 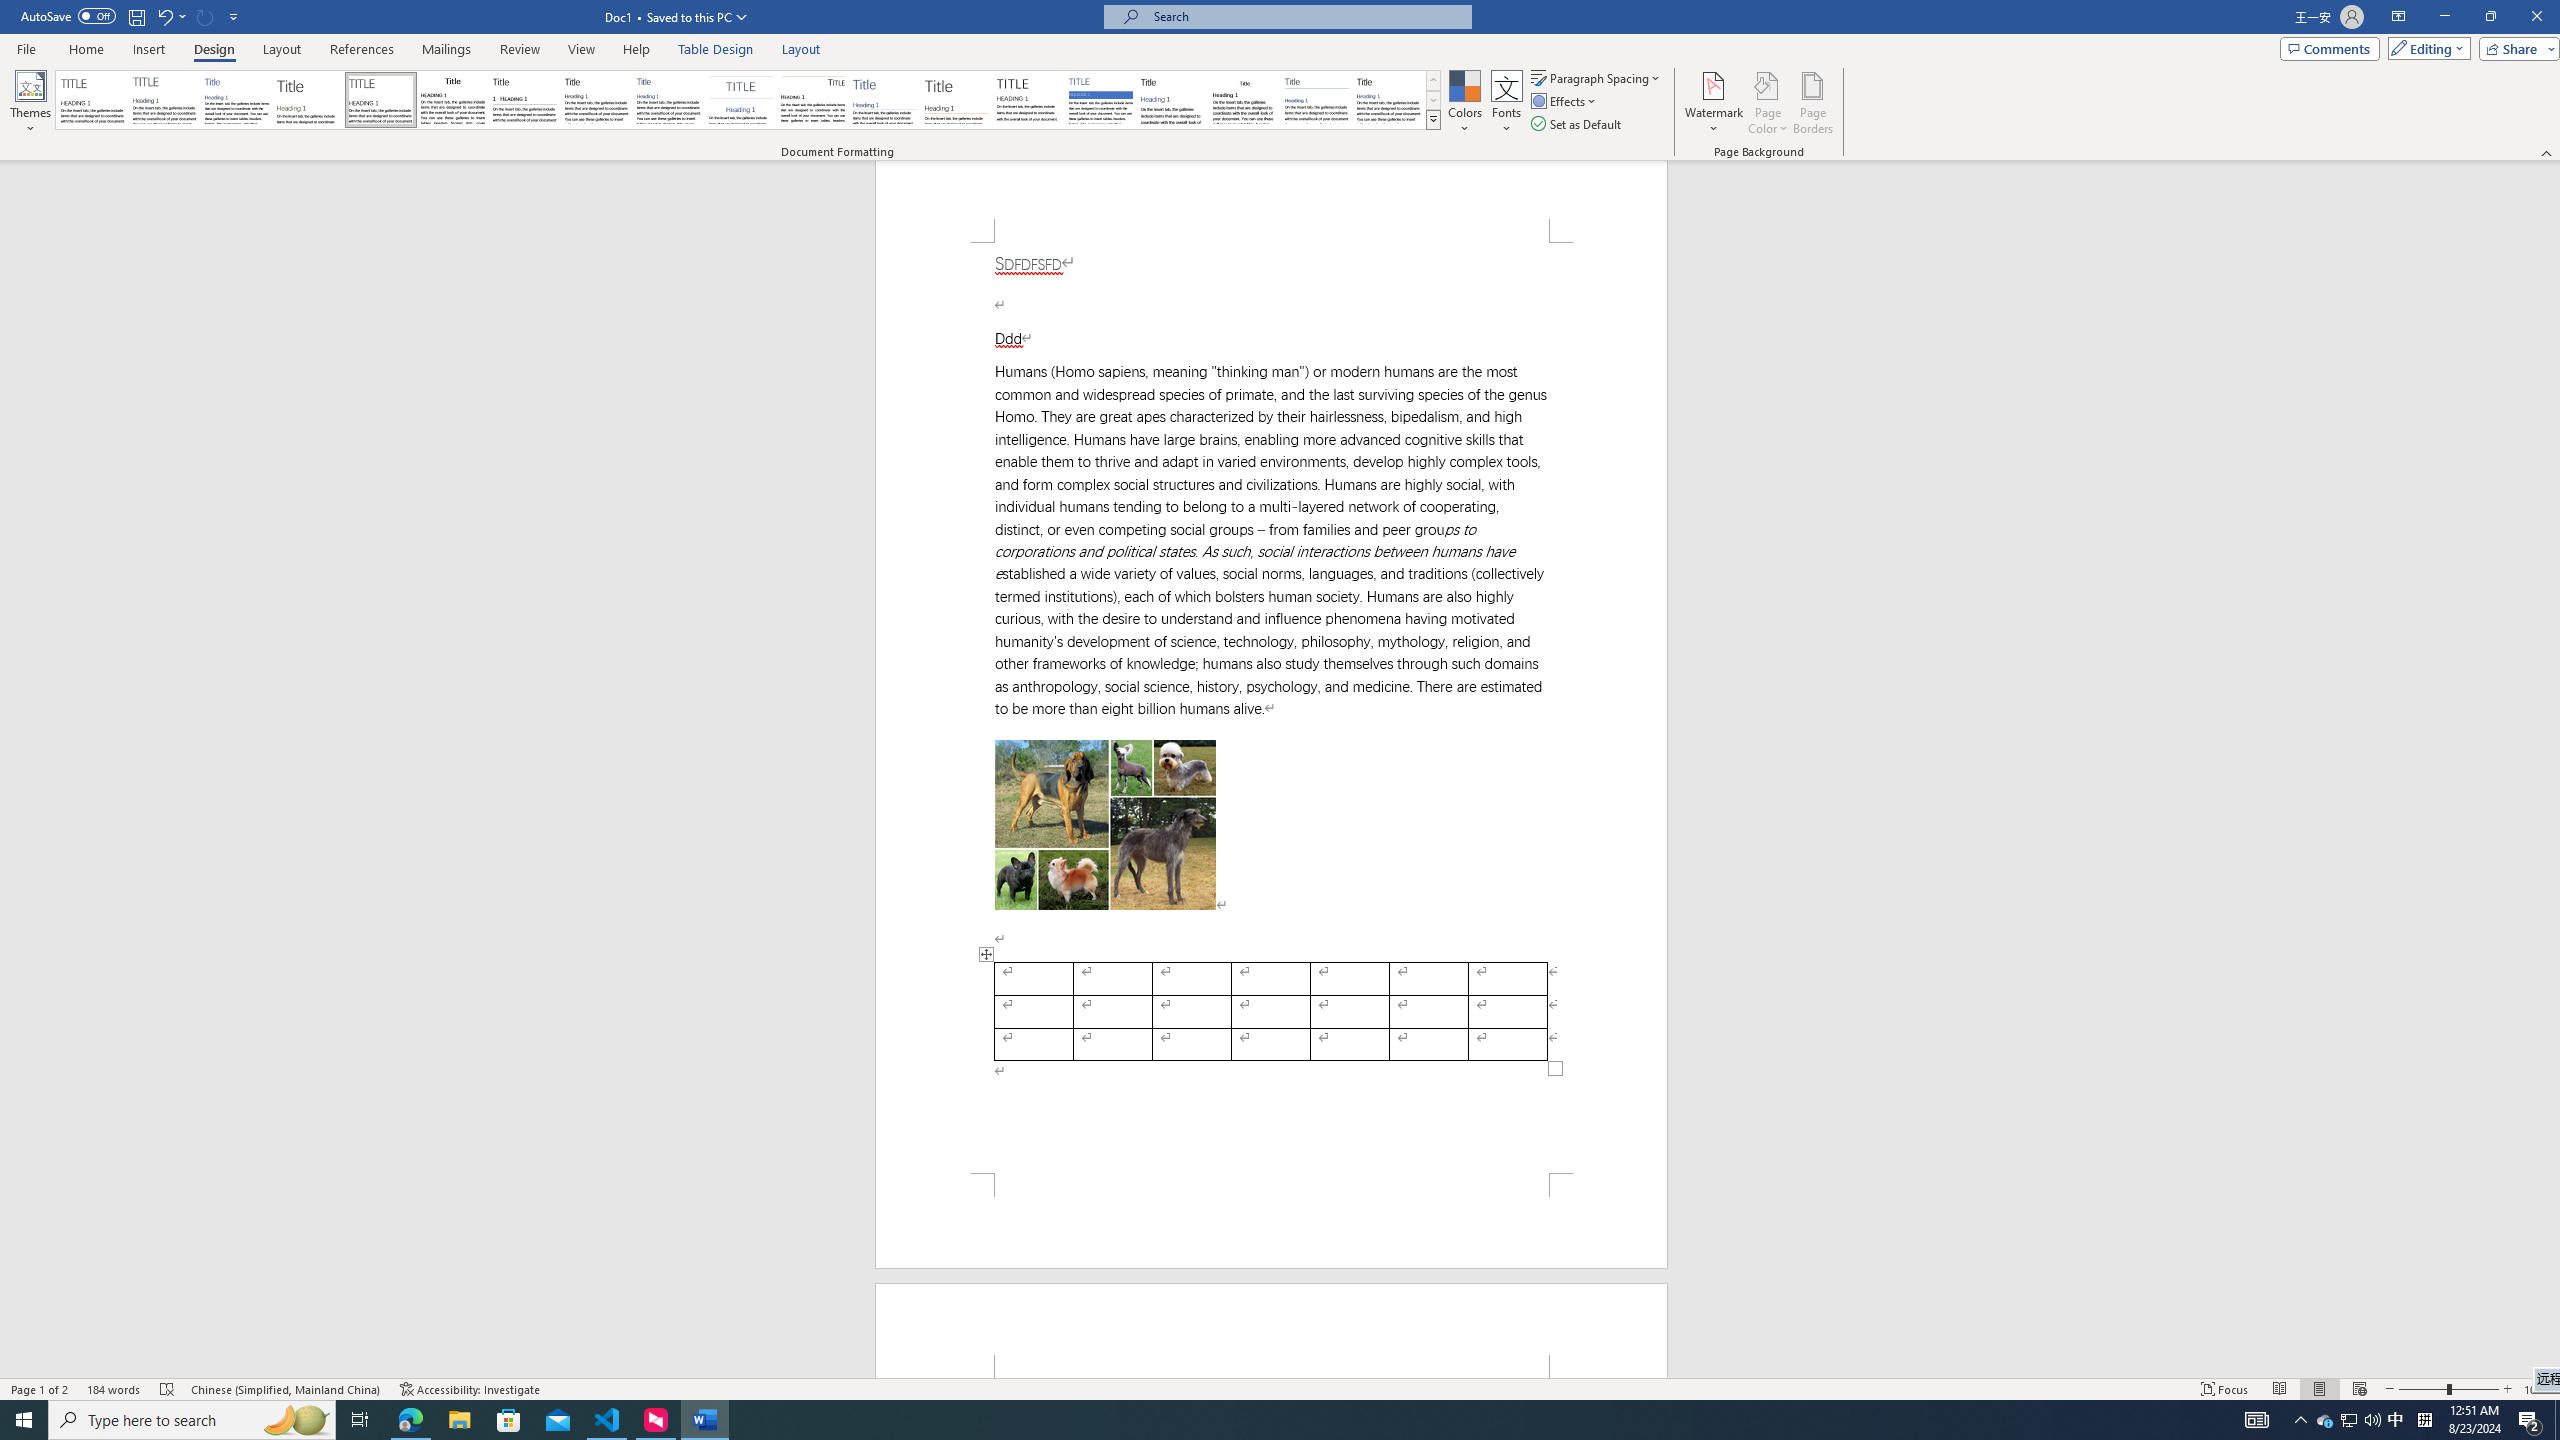 I want to click on 'Set as Default', so click(x=1577, y=122).